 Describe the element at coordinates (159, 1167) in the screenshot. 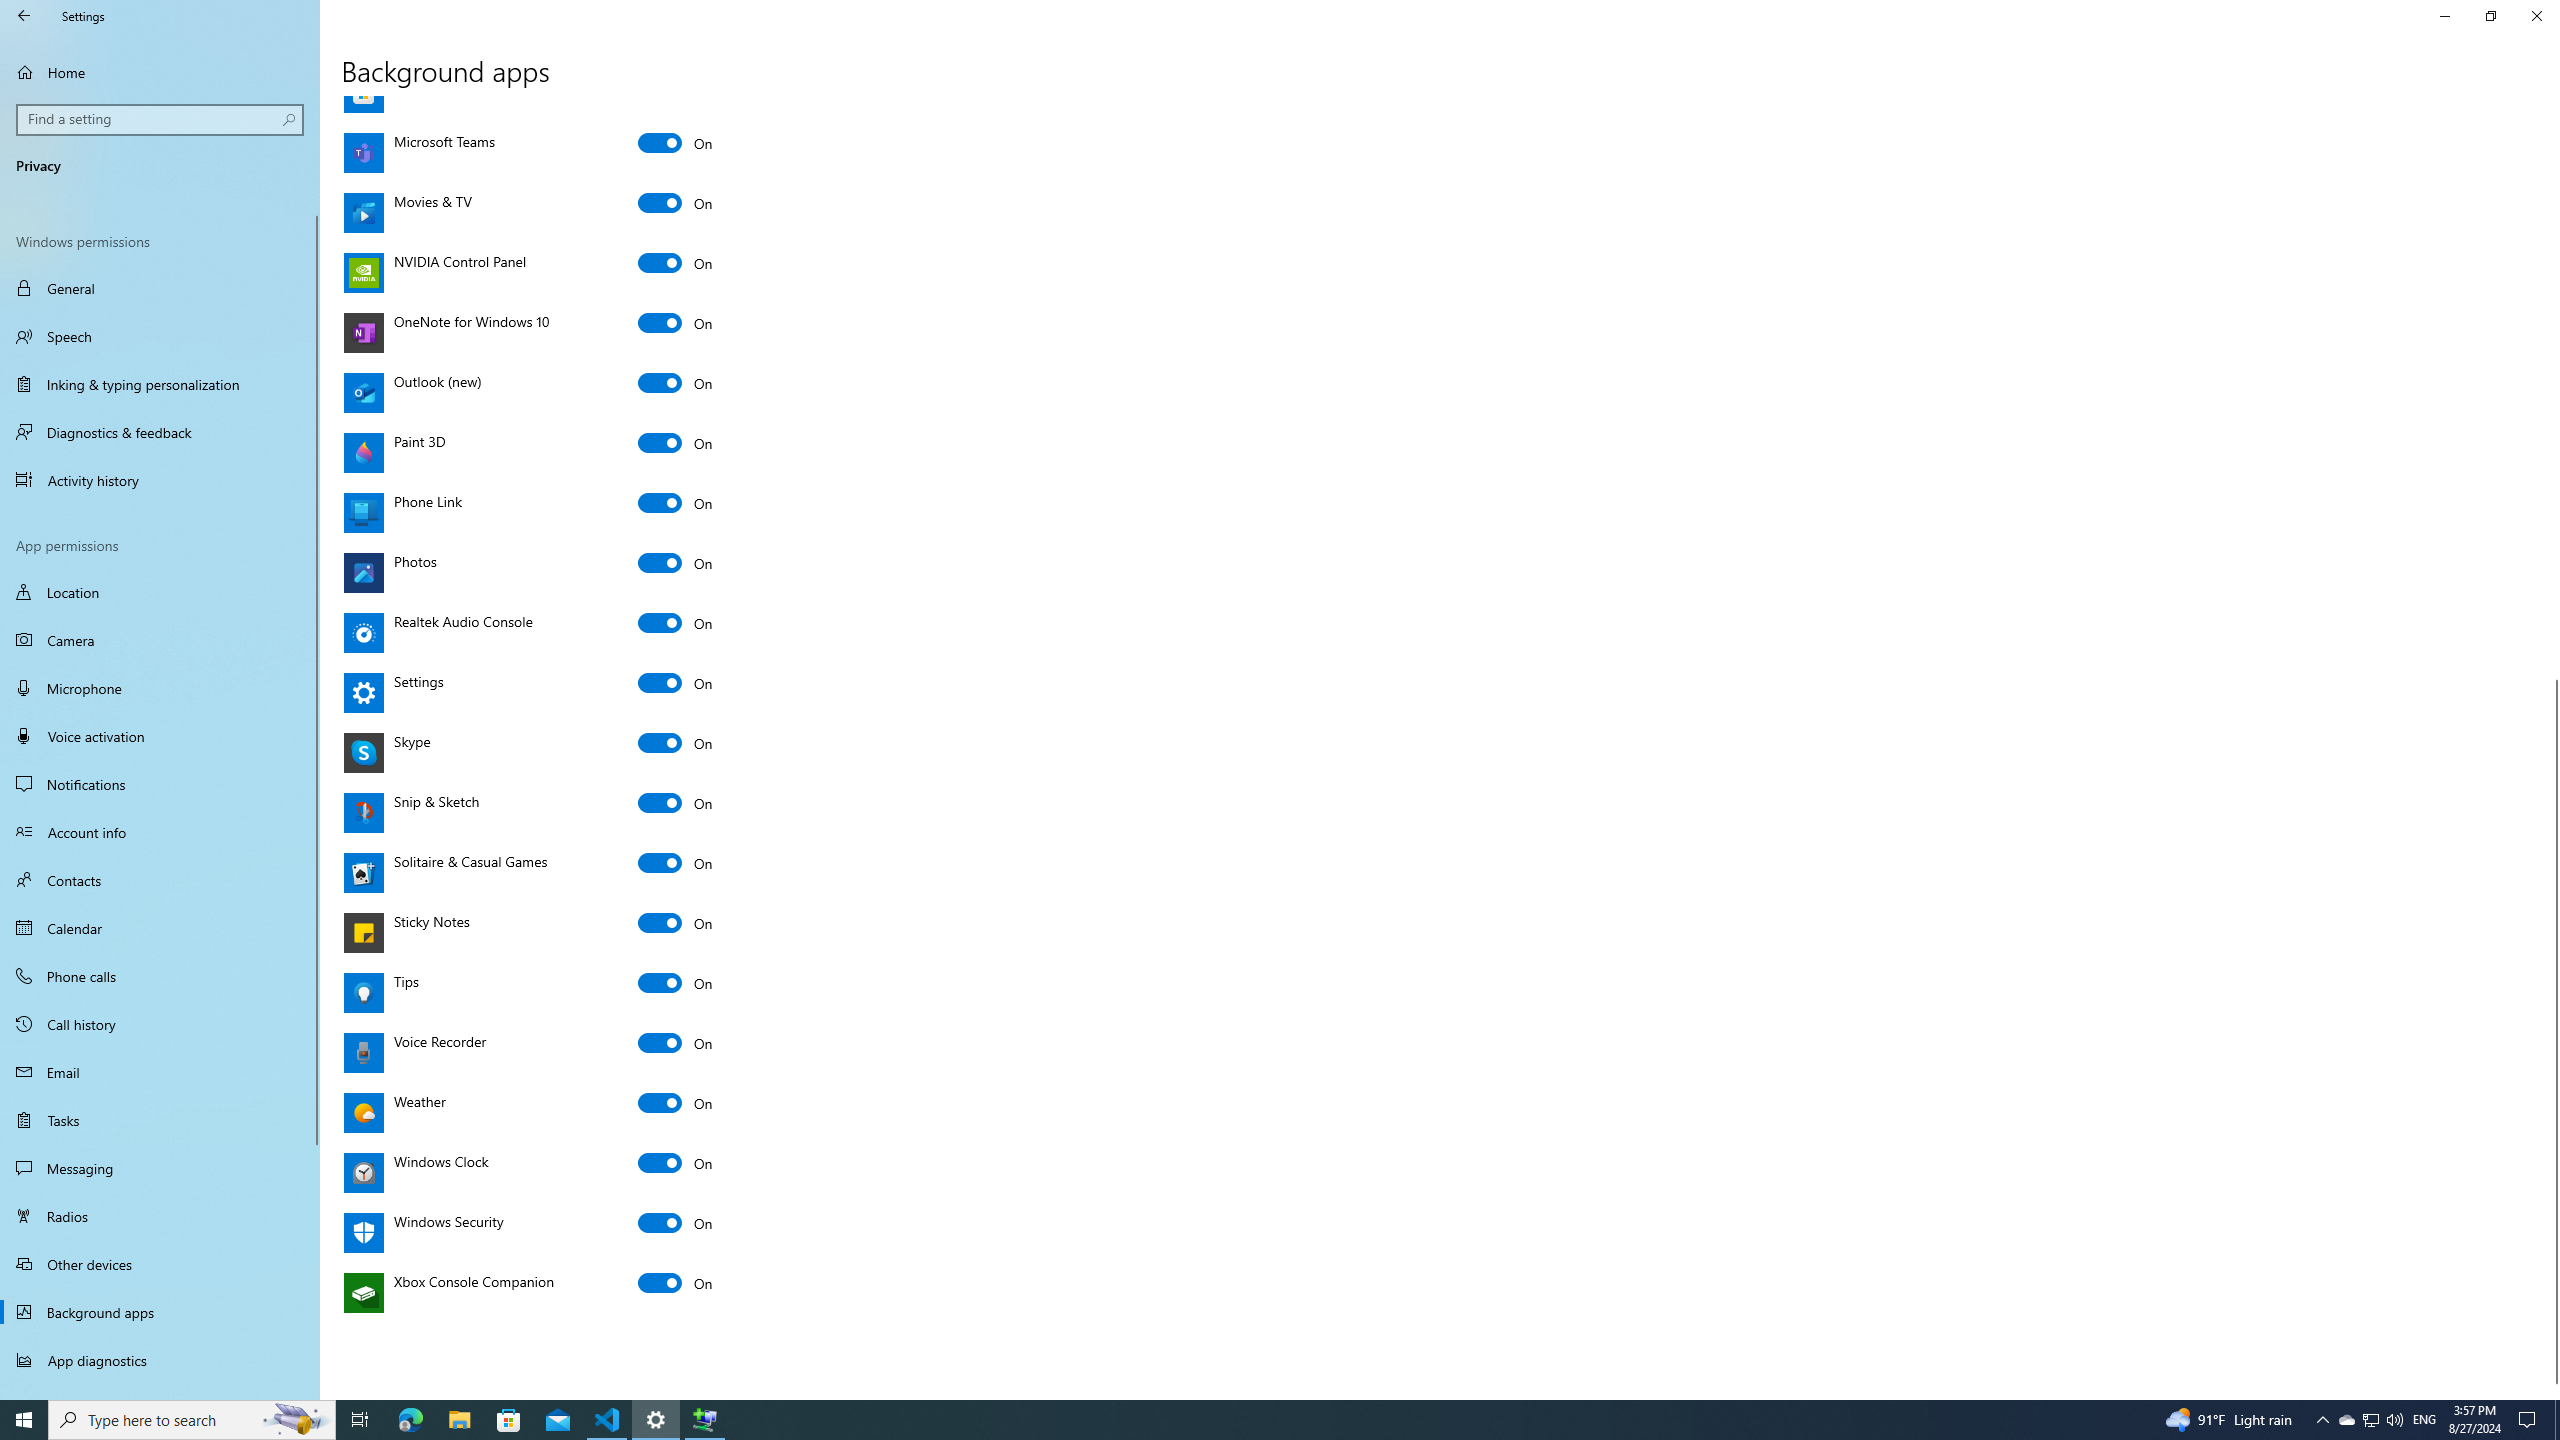

I see `'Messaging'` at that location.